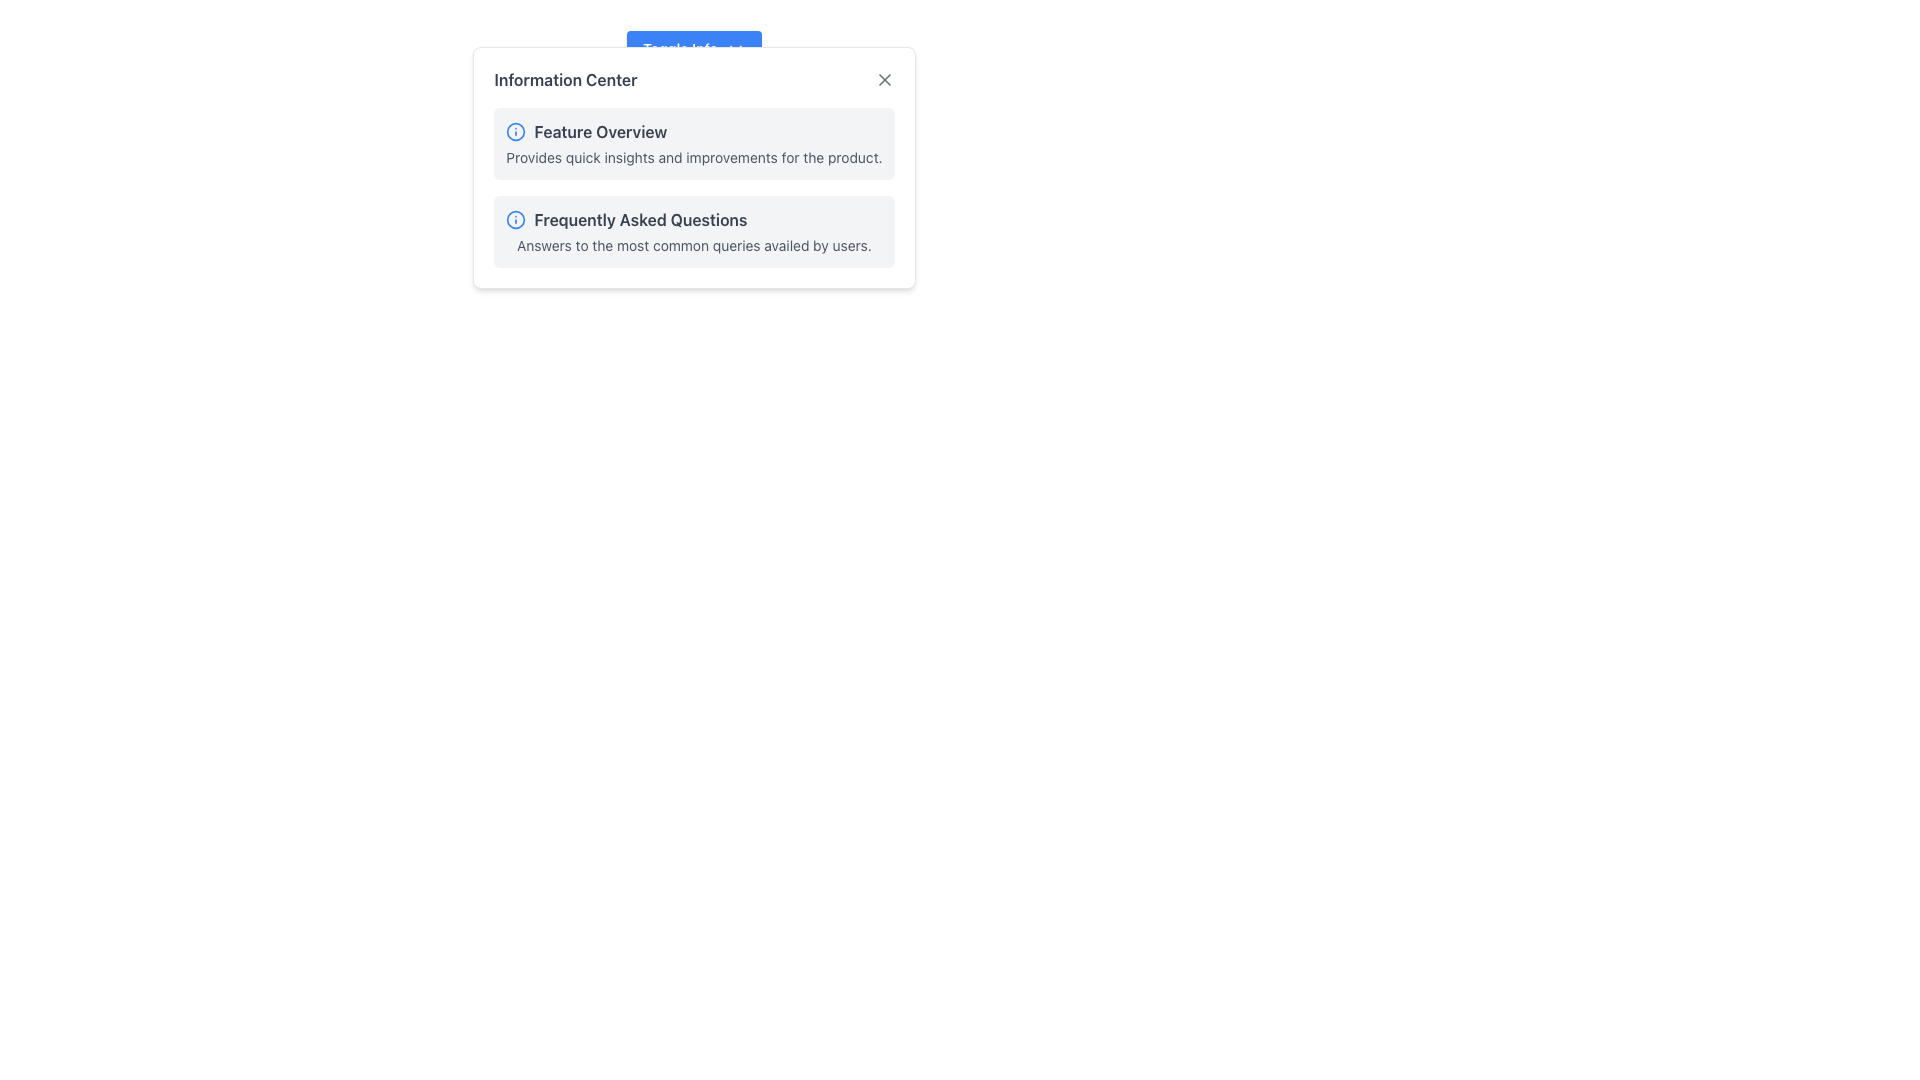 Image resolution: width=1920 pixels, height=1080 pixels. Describe the element at coordinates (694, 219) in the screenshot. I see `text from the label with the text 'Frequently Asked Questions' which is styled with a bold font and dark gray color, located in the 'Information Center' interface box, beneath the 'Feature Overview' label` at that location.